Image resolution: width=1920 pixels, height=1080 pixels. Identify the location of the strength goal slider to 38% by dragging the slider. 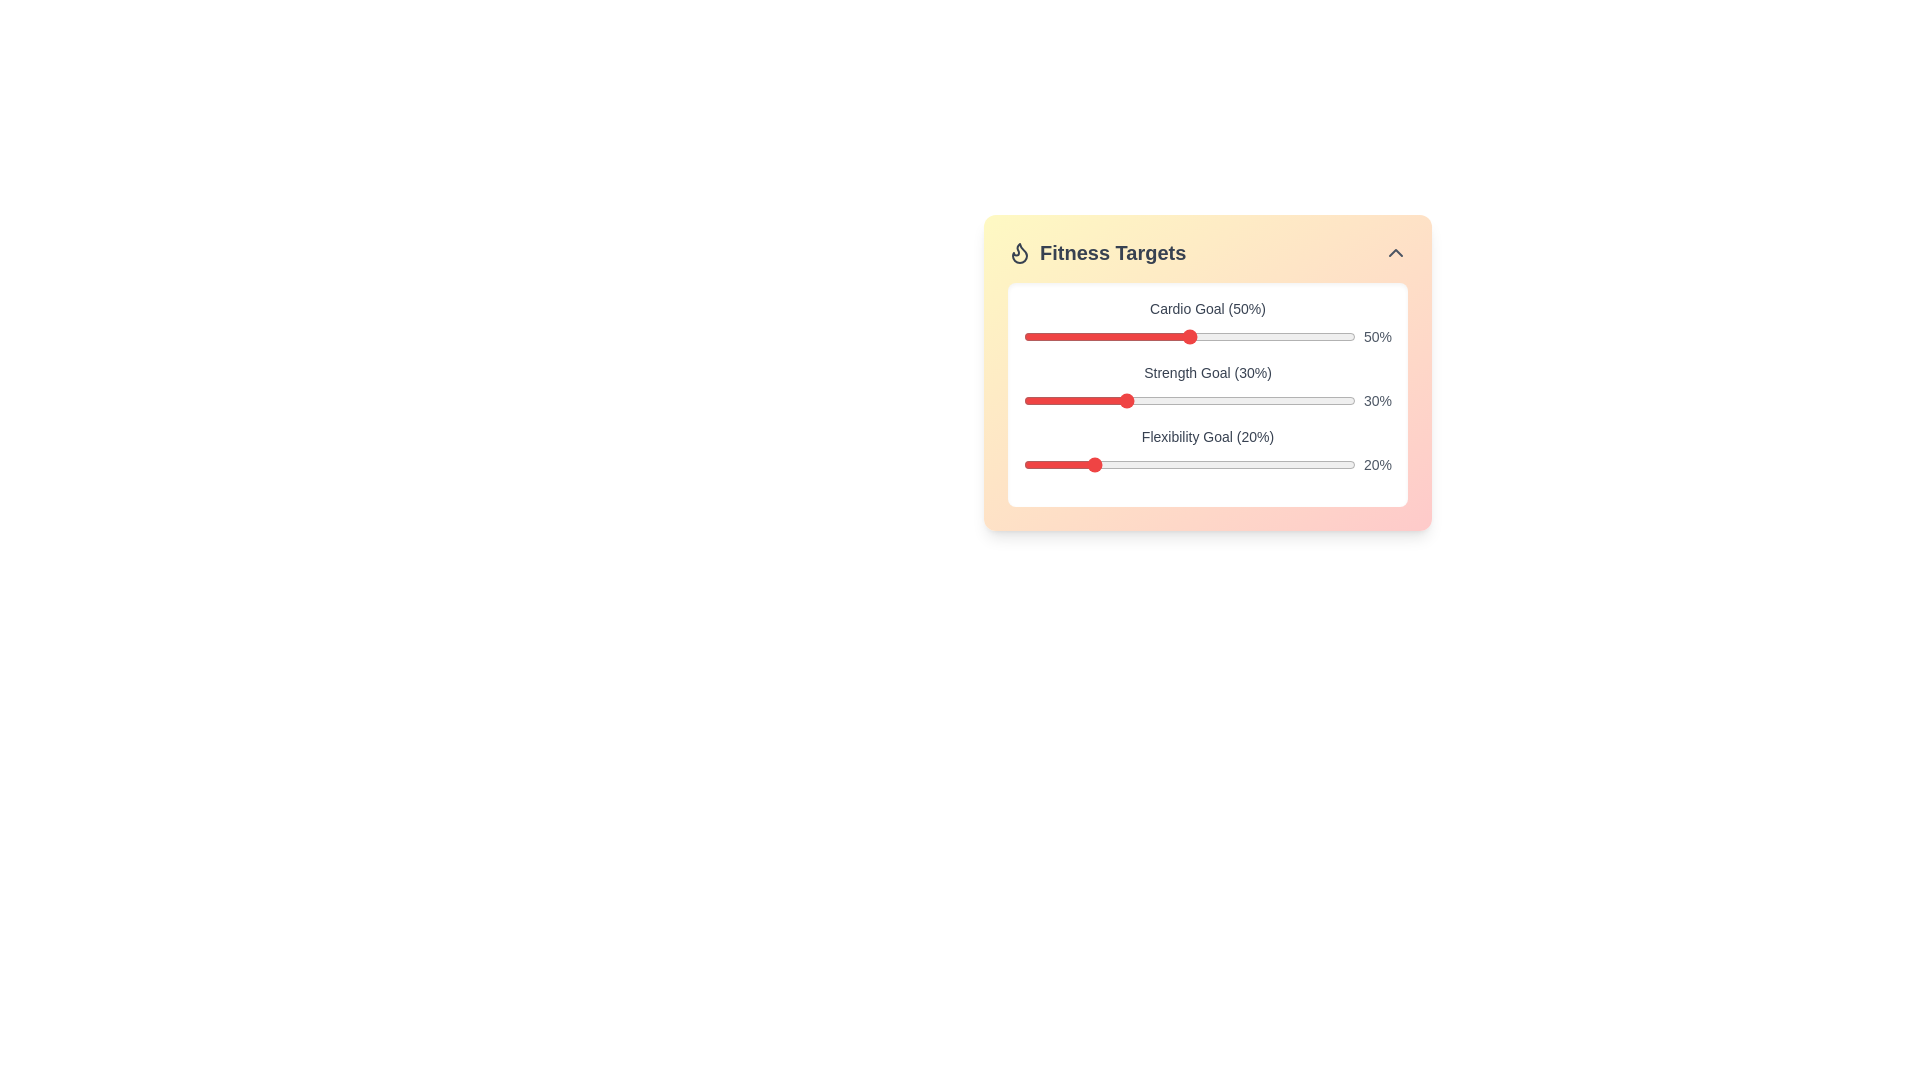
(1150, 401).